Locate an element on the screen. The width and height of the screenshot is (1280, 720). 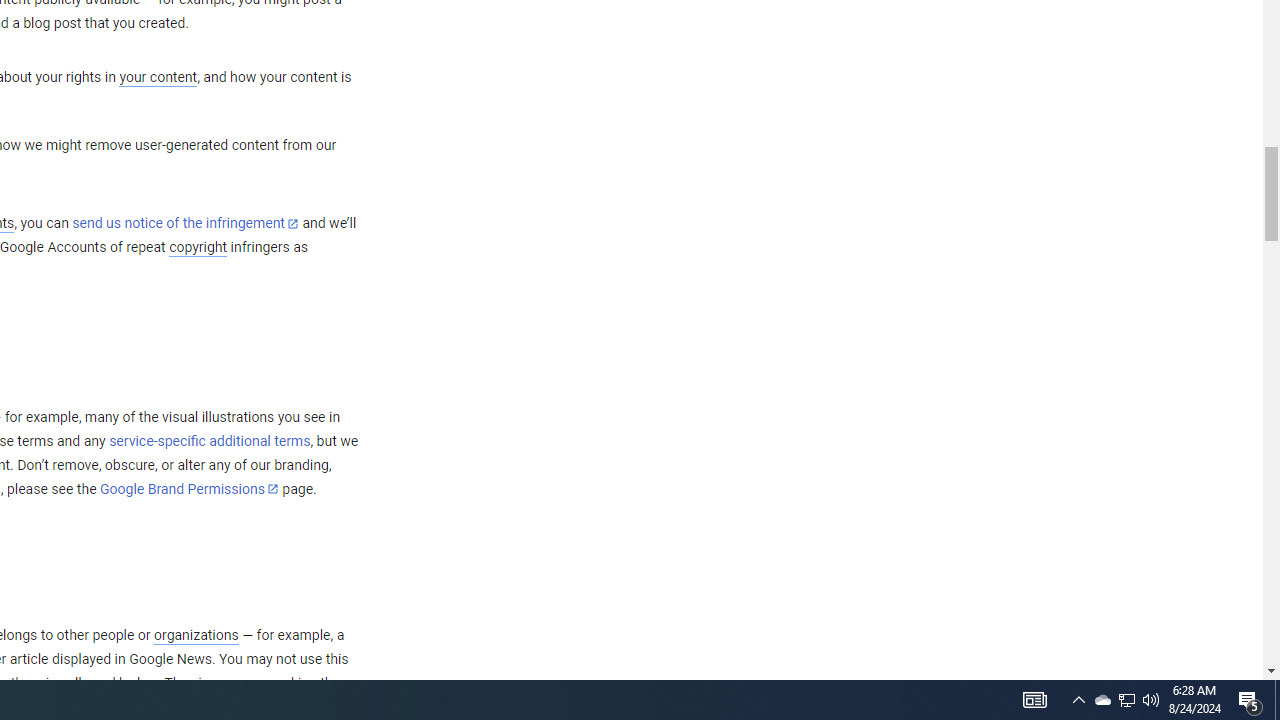
'service-specific additional terms' is located at coordinates (209, 440).